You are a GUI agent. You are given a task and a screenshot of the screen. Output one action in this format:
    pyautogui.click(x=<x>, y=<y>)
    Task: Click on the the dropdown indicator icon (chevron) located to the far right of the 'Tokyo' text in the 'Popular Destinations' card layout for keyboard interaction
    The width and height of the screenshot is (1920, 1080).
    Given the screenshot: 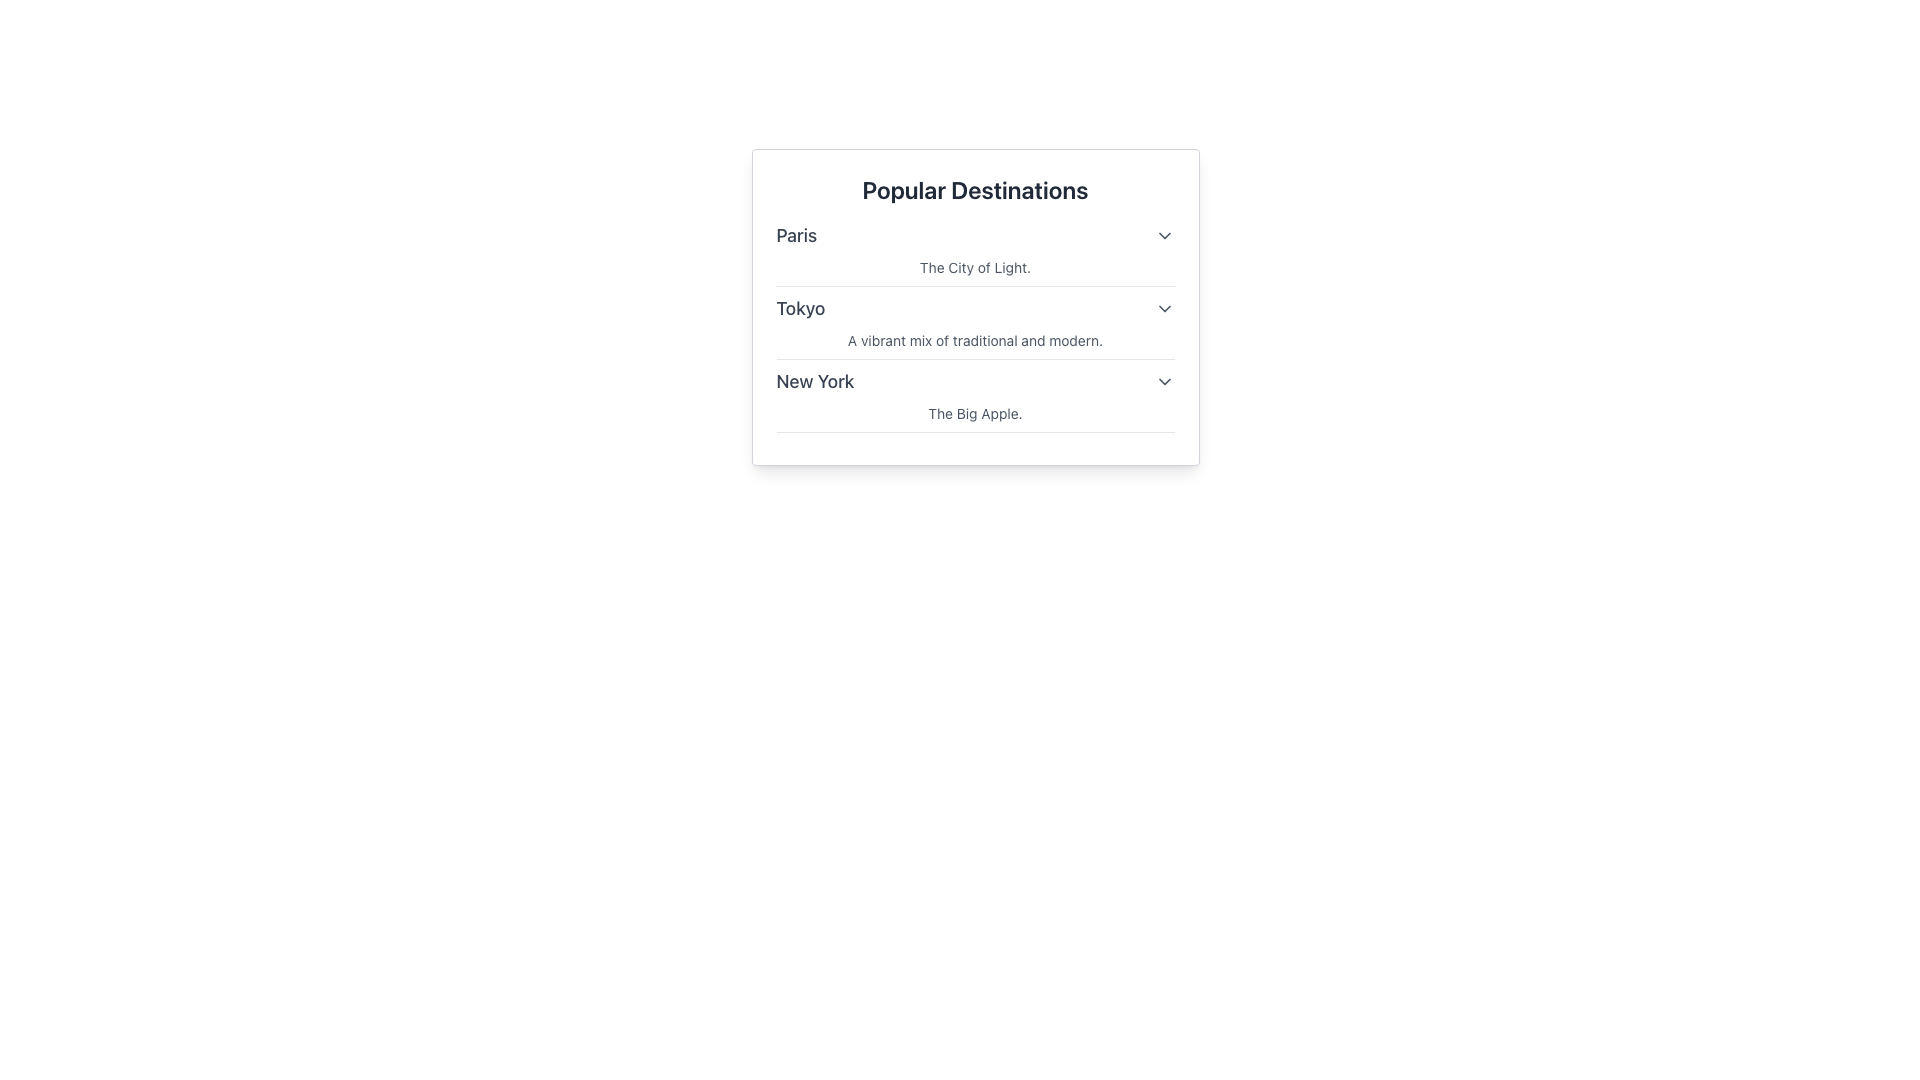 What is the action you would take?
    pyautogui.click(x=1164, y=308)
    